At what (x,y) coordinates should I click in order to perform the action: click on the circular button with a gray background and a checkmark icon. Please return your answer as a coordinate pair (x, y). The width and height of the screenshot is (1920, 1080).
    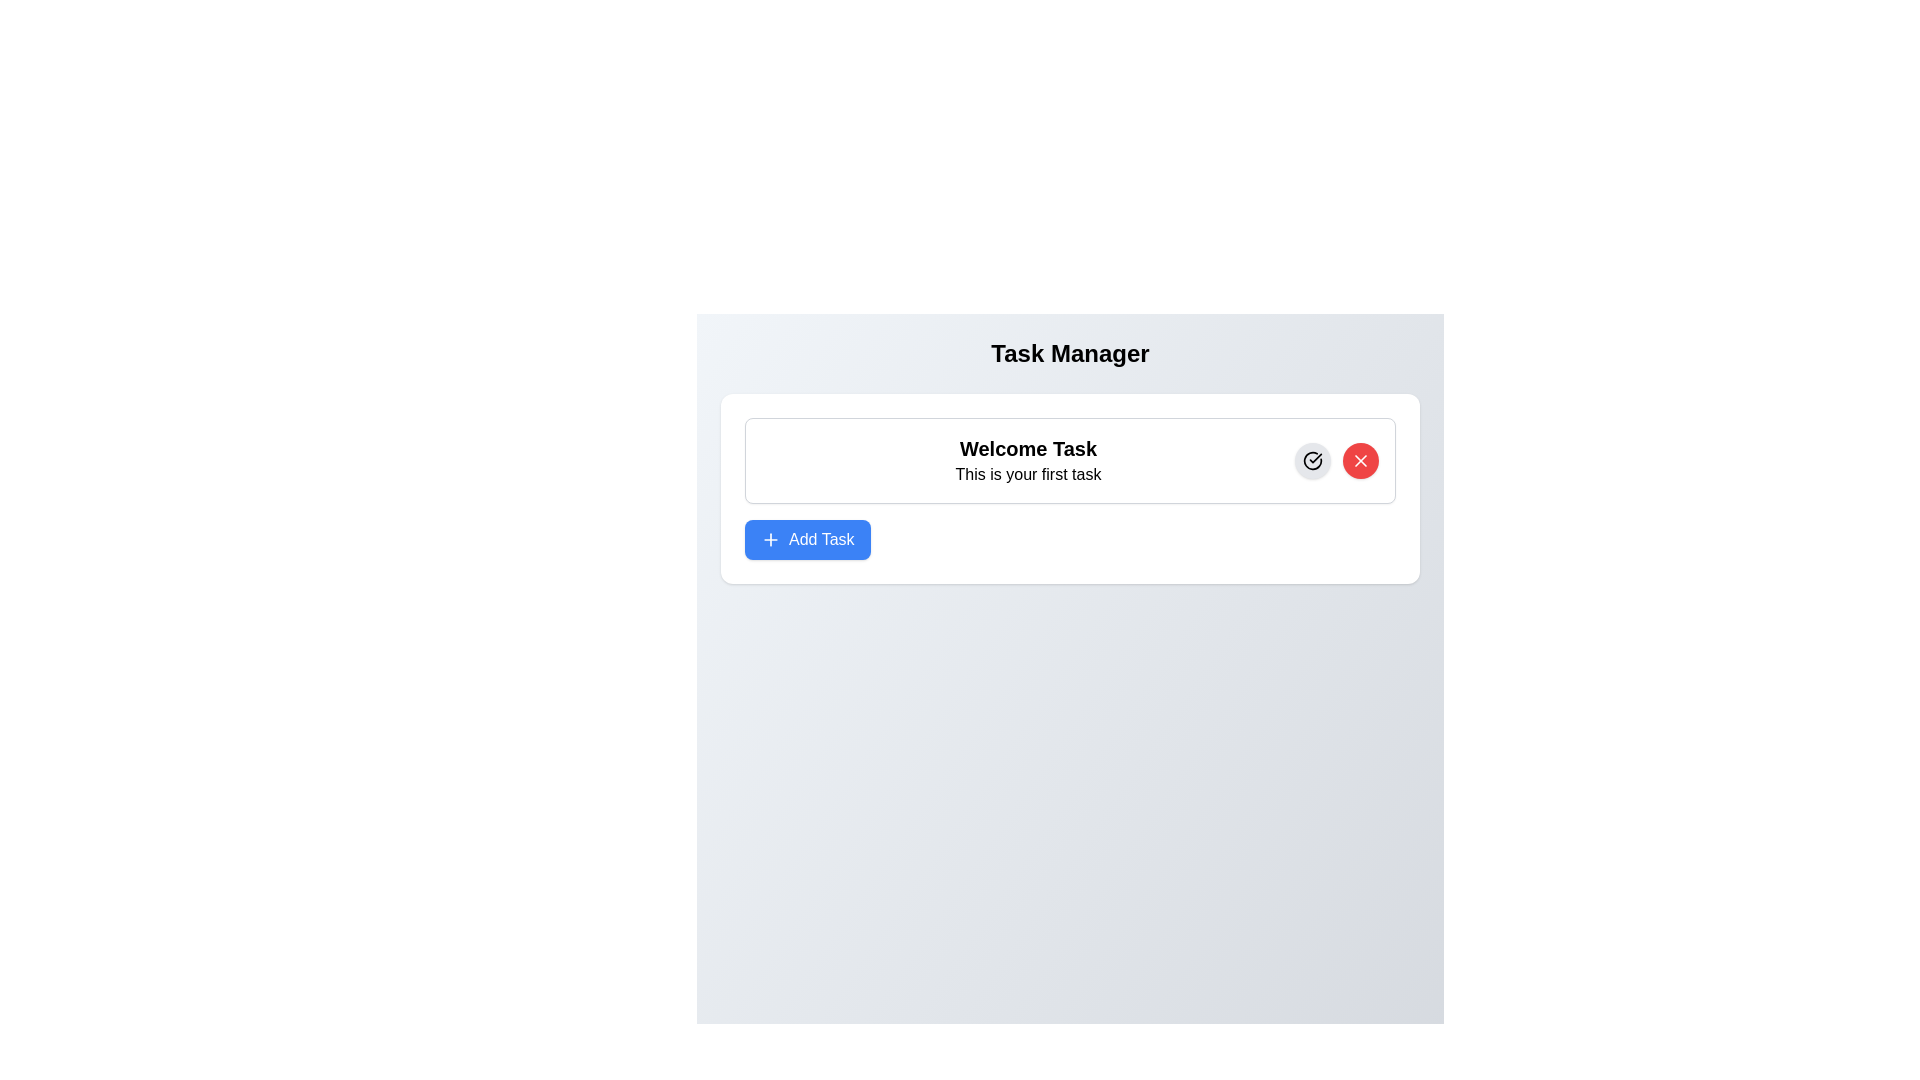
    Looking at the image, I should click on (1313, 461).